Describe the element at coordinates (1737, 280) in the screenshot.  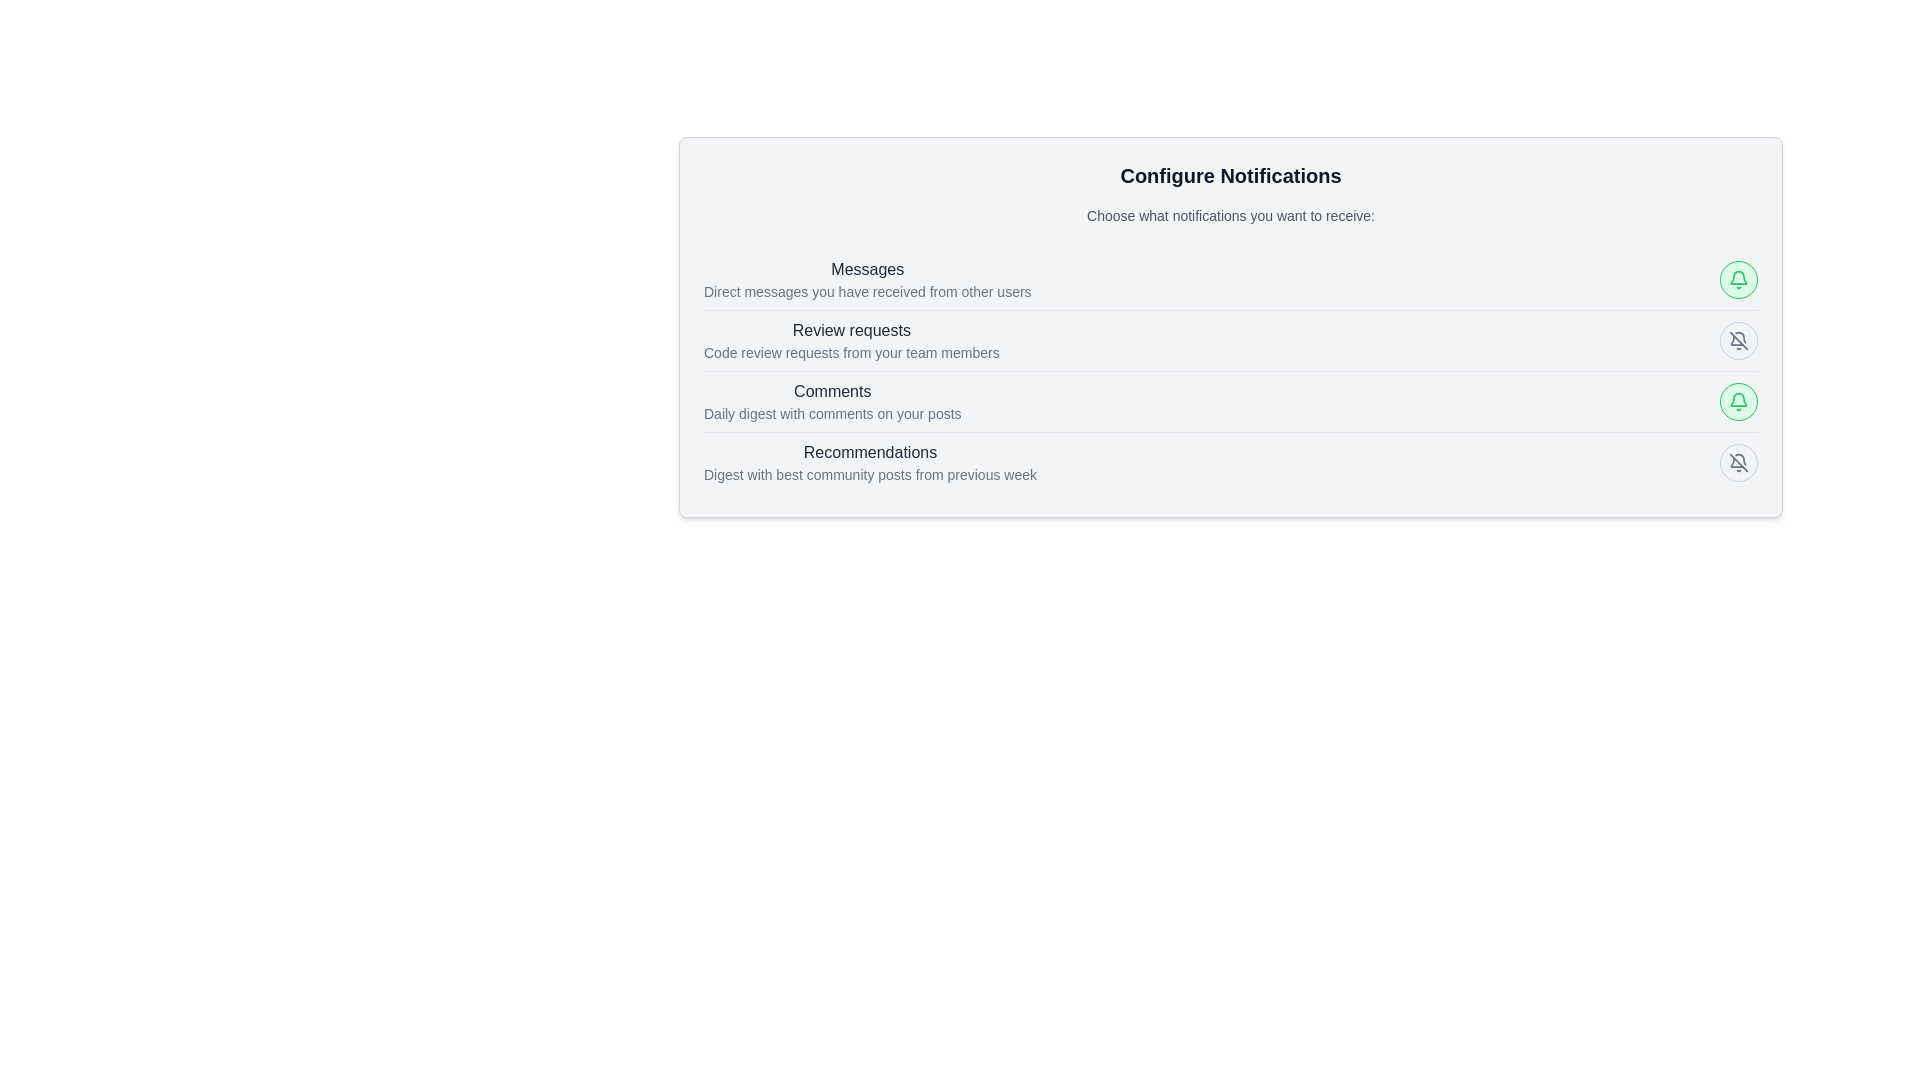
I see `the button that enables or disables notifications for the 'Messages' category, located in the rightmost section of the row titled 'Messages'` at that location.